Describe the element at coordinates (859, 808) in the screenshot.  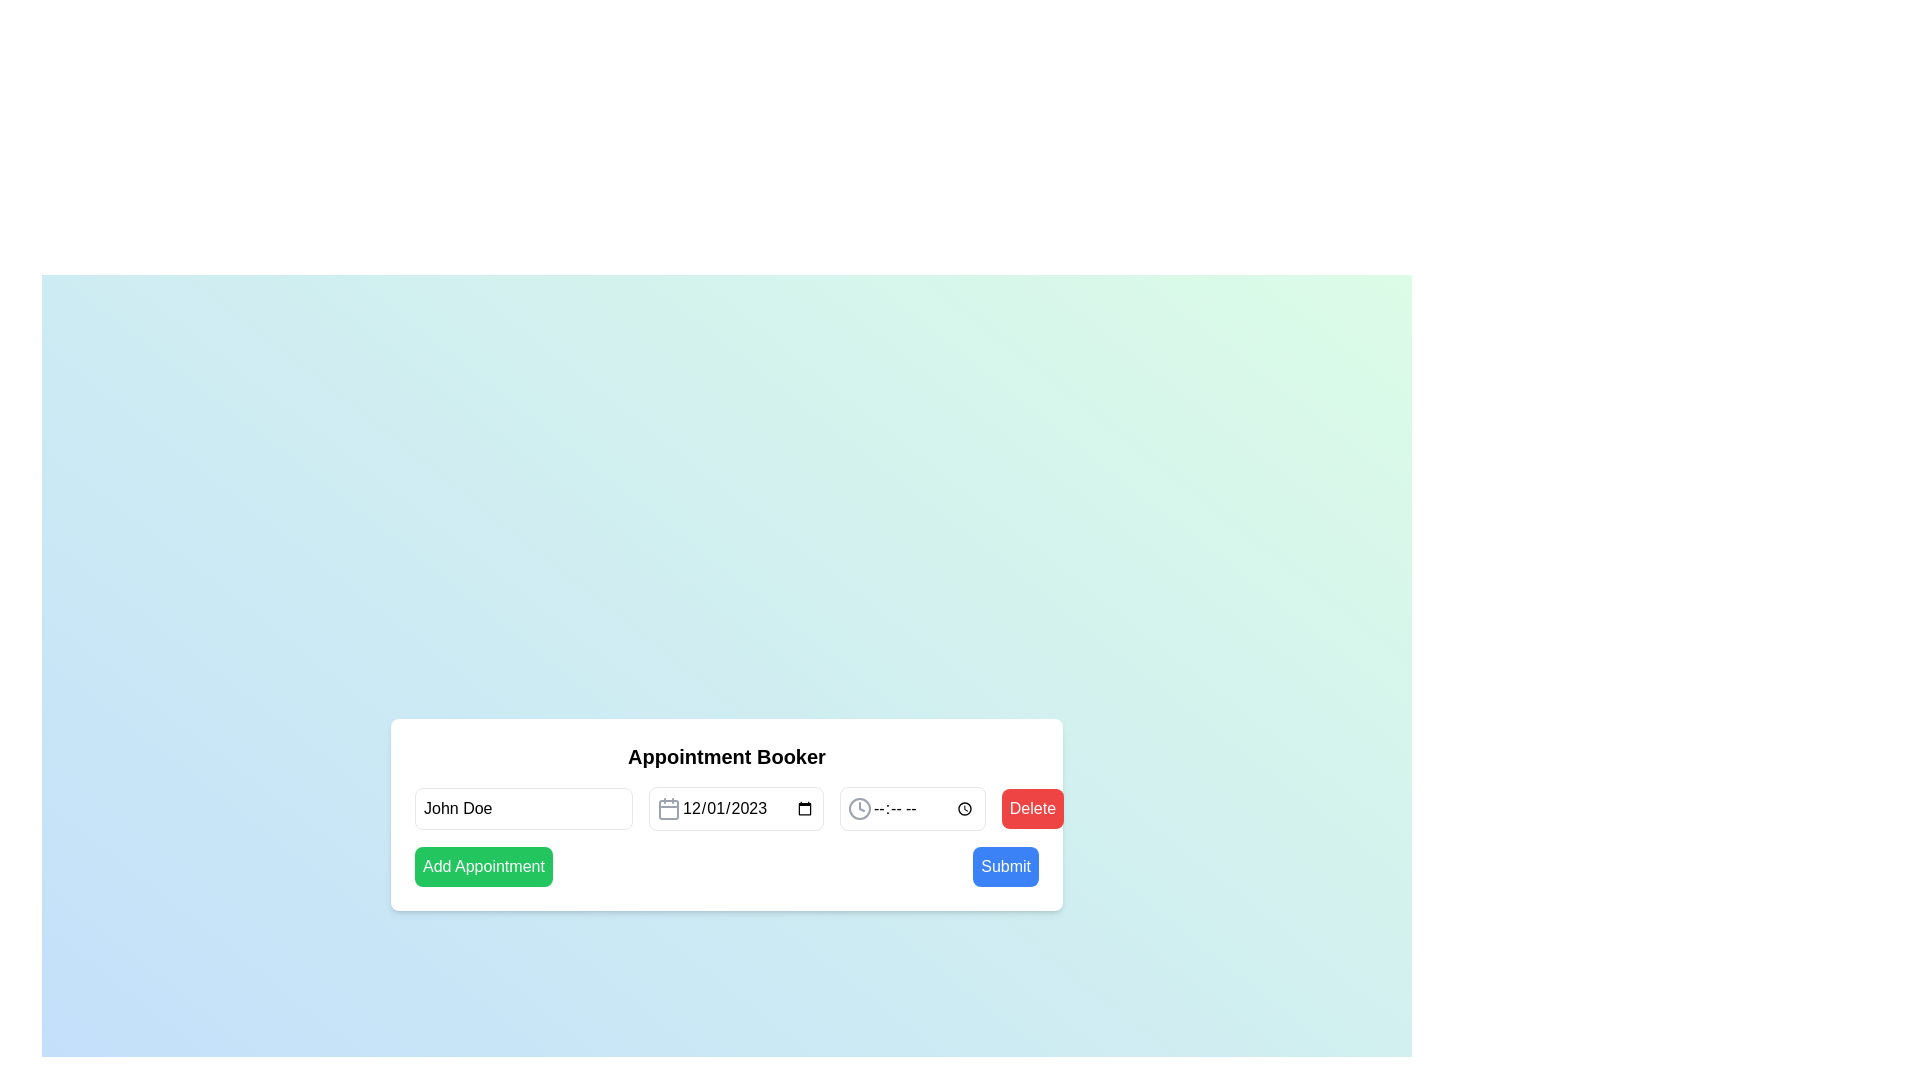
I see `the SVG circle graphic, which is a minimalistic clock icon located near the time selection field in the interface` at that location.